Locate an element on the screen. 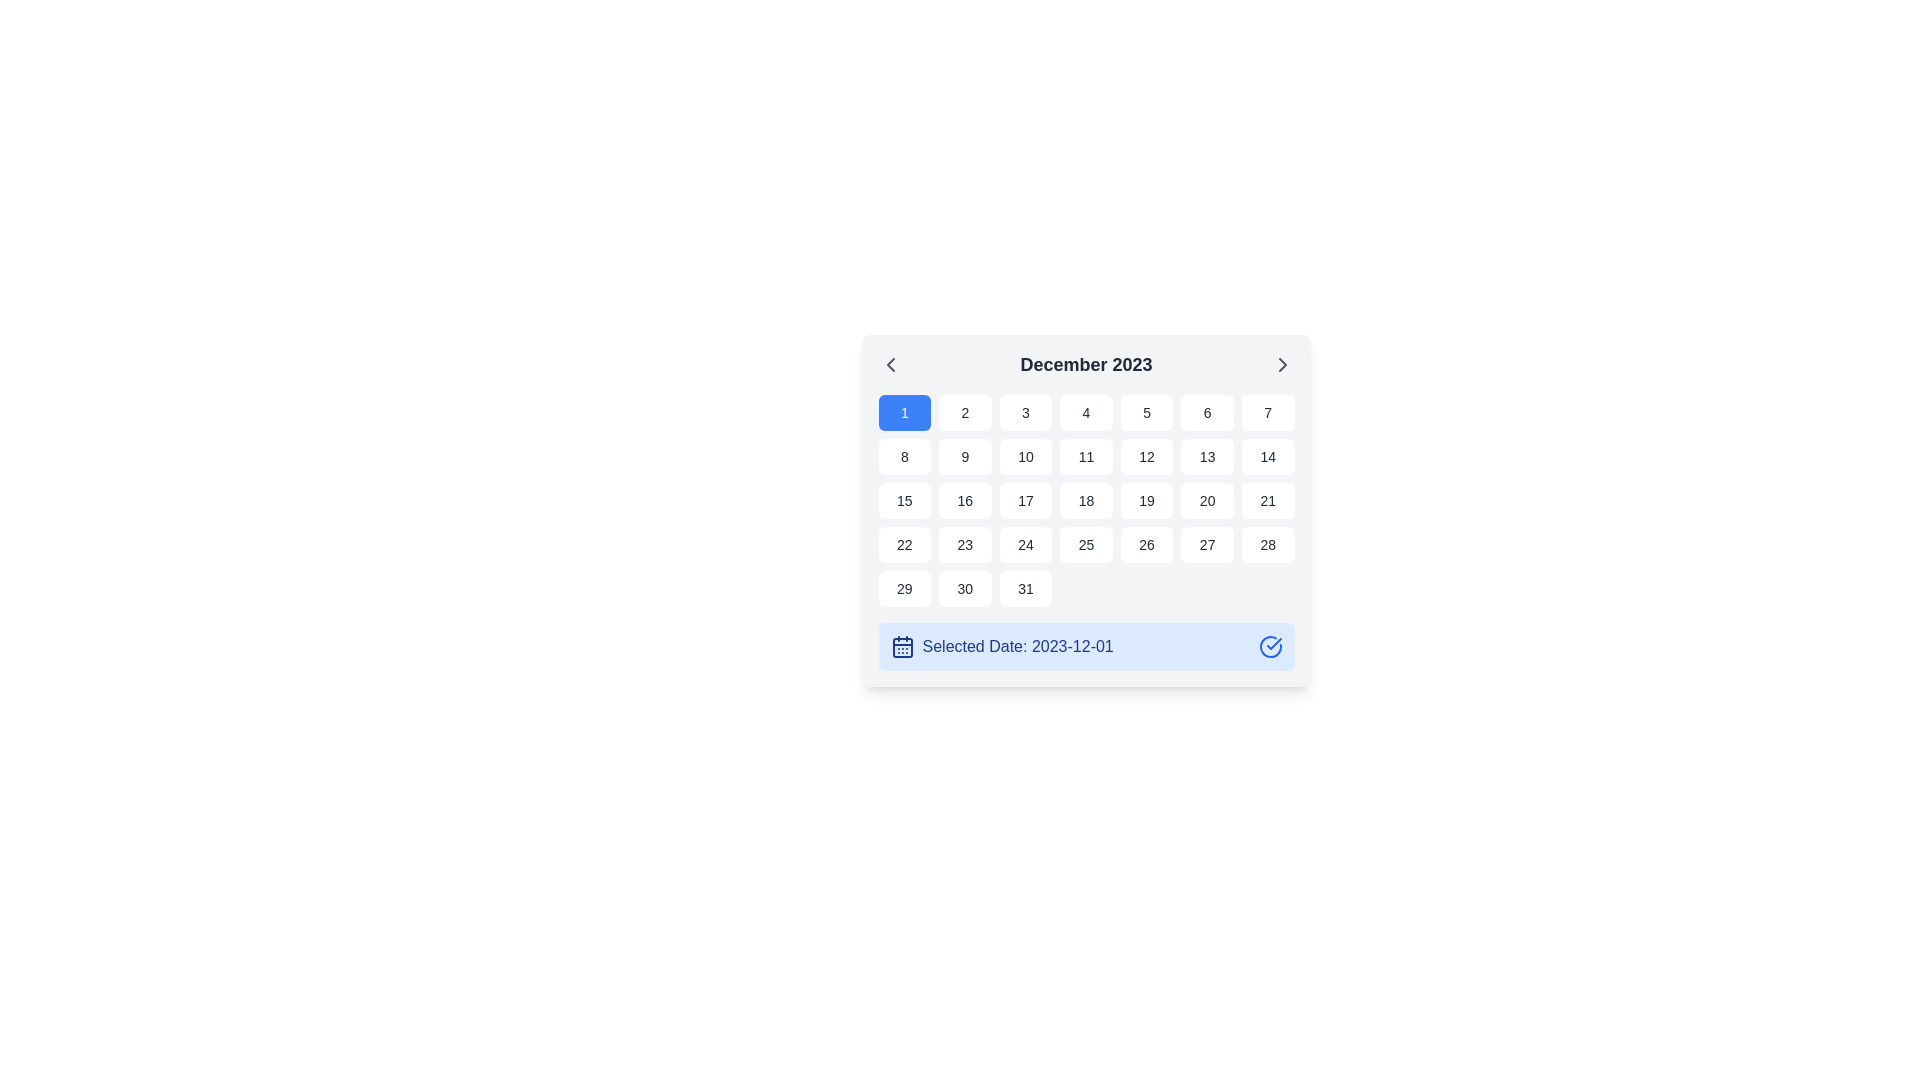 The width and height of the screenshot is (1920, 1080). the square button labeled '15' with a white background and rounded corners is located at coordinates (903, 500).